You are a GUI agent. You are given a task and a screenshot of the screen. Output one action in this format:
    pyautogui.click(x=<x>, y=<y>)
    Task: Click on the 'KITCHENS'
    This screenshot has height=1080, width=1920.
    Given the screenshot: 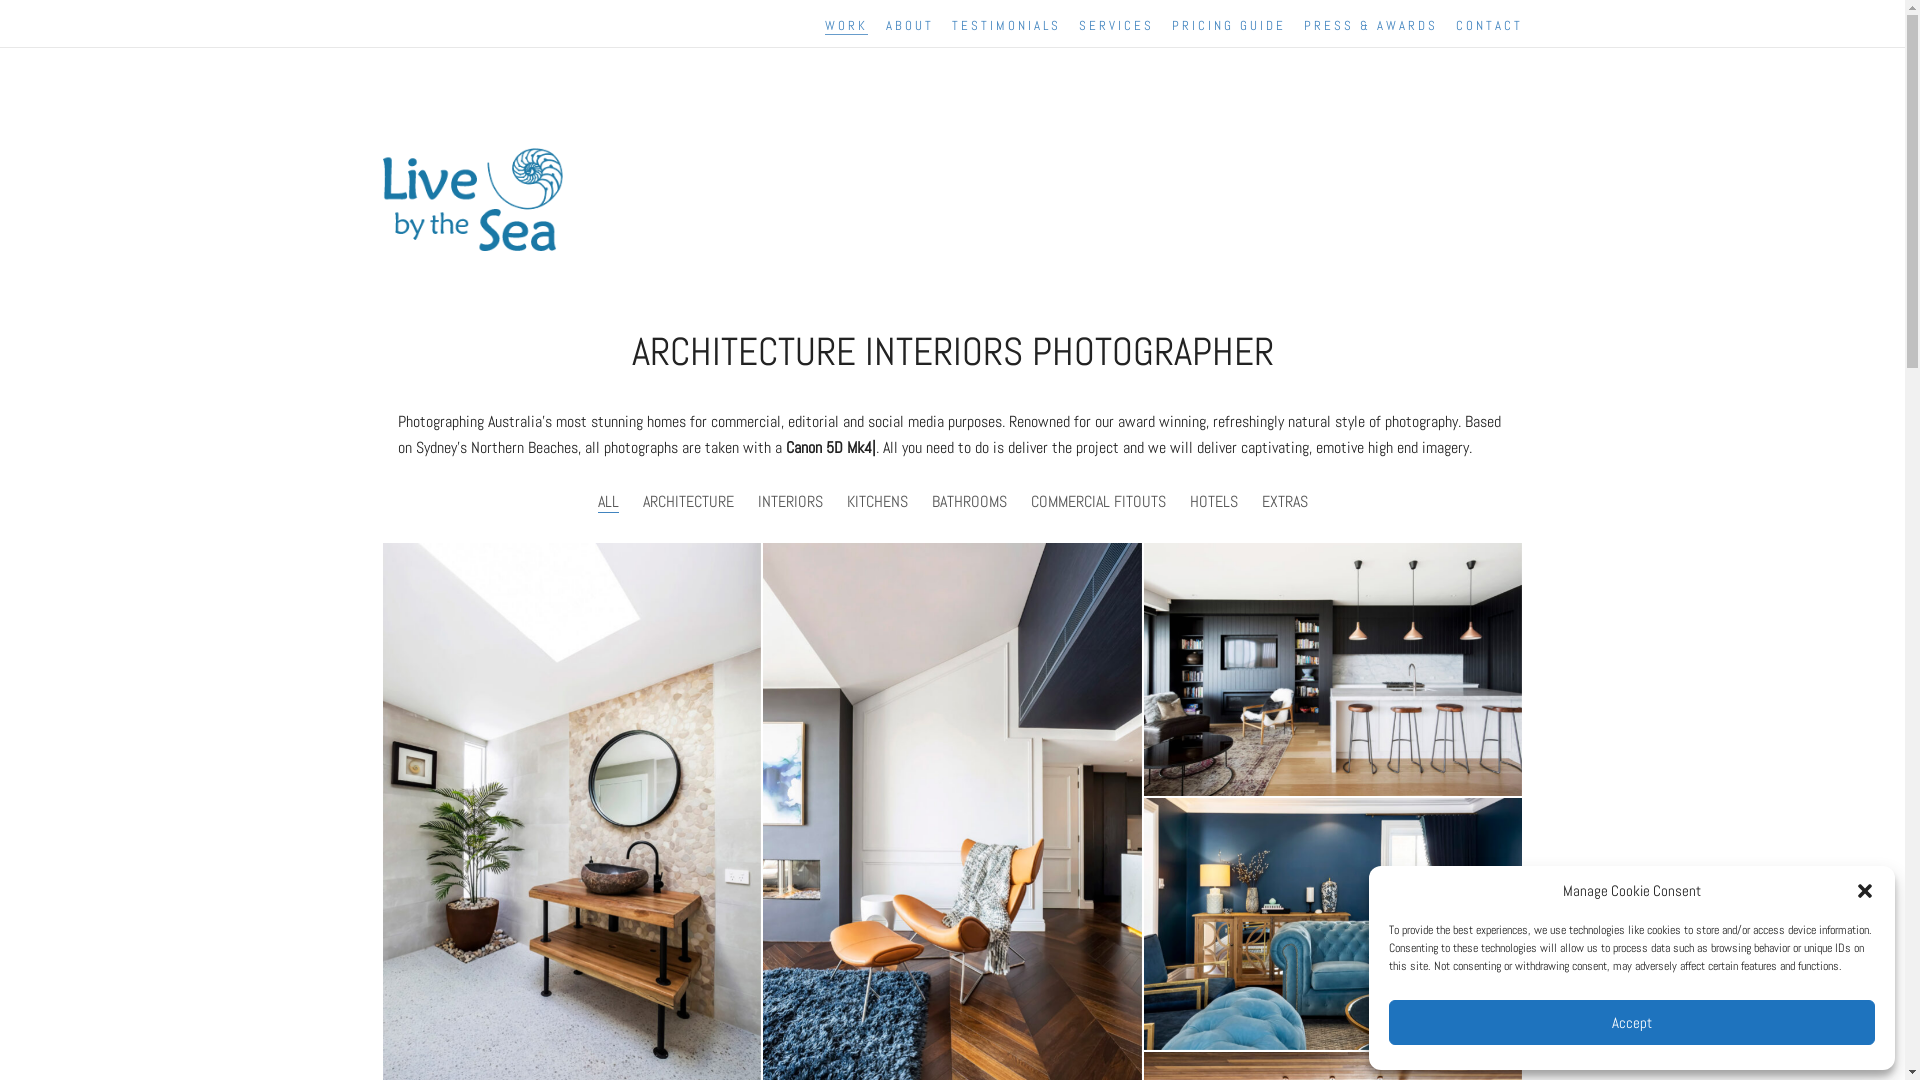 What is the action you would take?
    pyautogui.click(x=876, y=500)
    